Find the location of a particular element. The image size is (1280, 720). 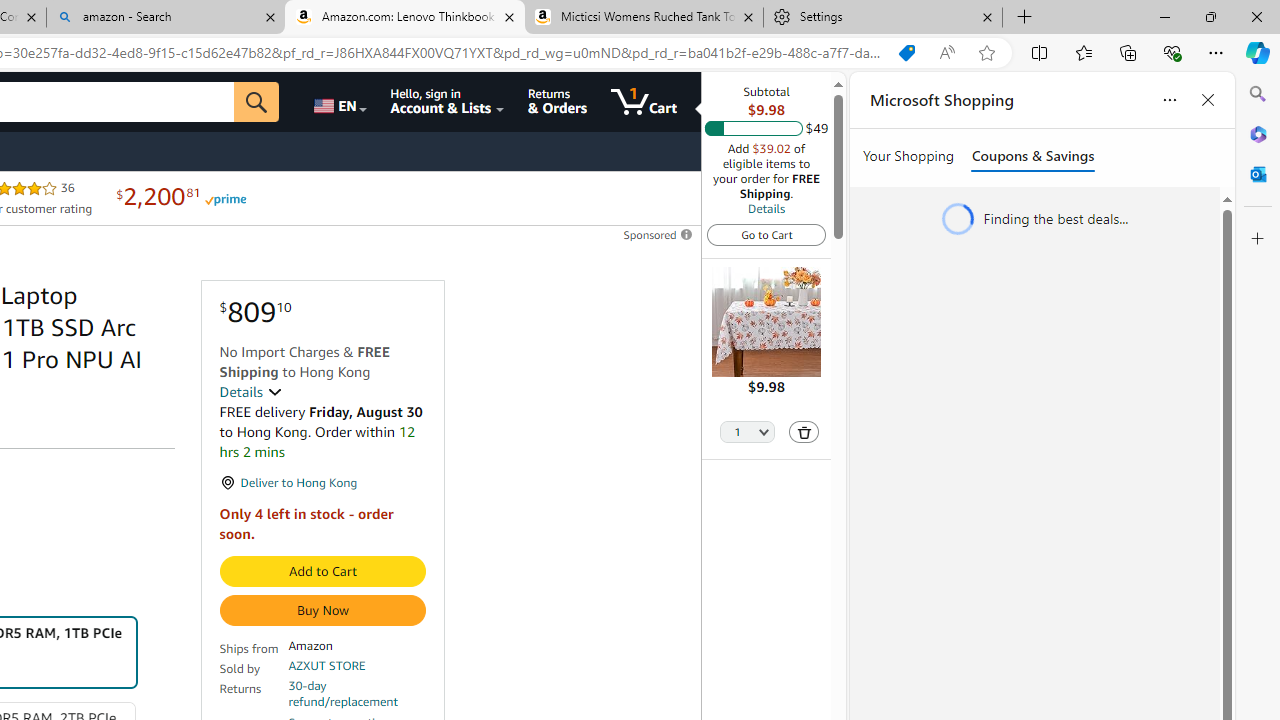

'amazon - Search' is located at coordinates (166, 17).